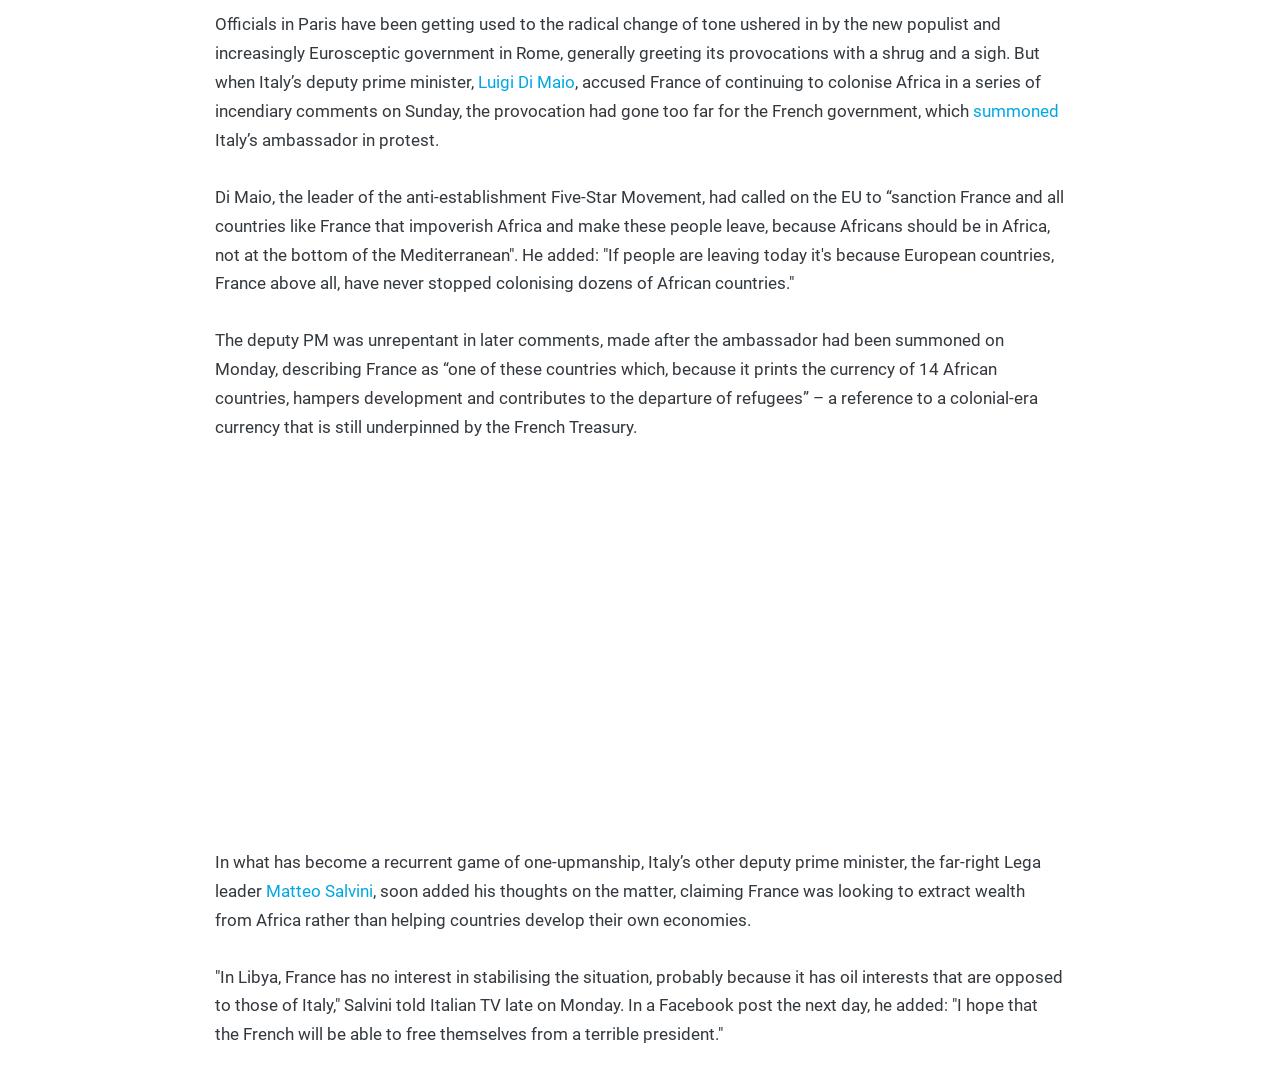  I want to click on 'Italy’s ambassador in protest.', so click(215, 138).